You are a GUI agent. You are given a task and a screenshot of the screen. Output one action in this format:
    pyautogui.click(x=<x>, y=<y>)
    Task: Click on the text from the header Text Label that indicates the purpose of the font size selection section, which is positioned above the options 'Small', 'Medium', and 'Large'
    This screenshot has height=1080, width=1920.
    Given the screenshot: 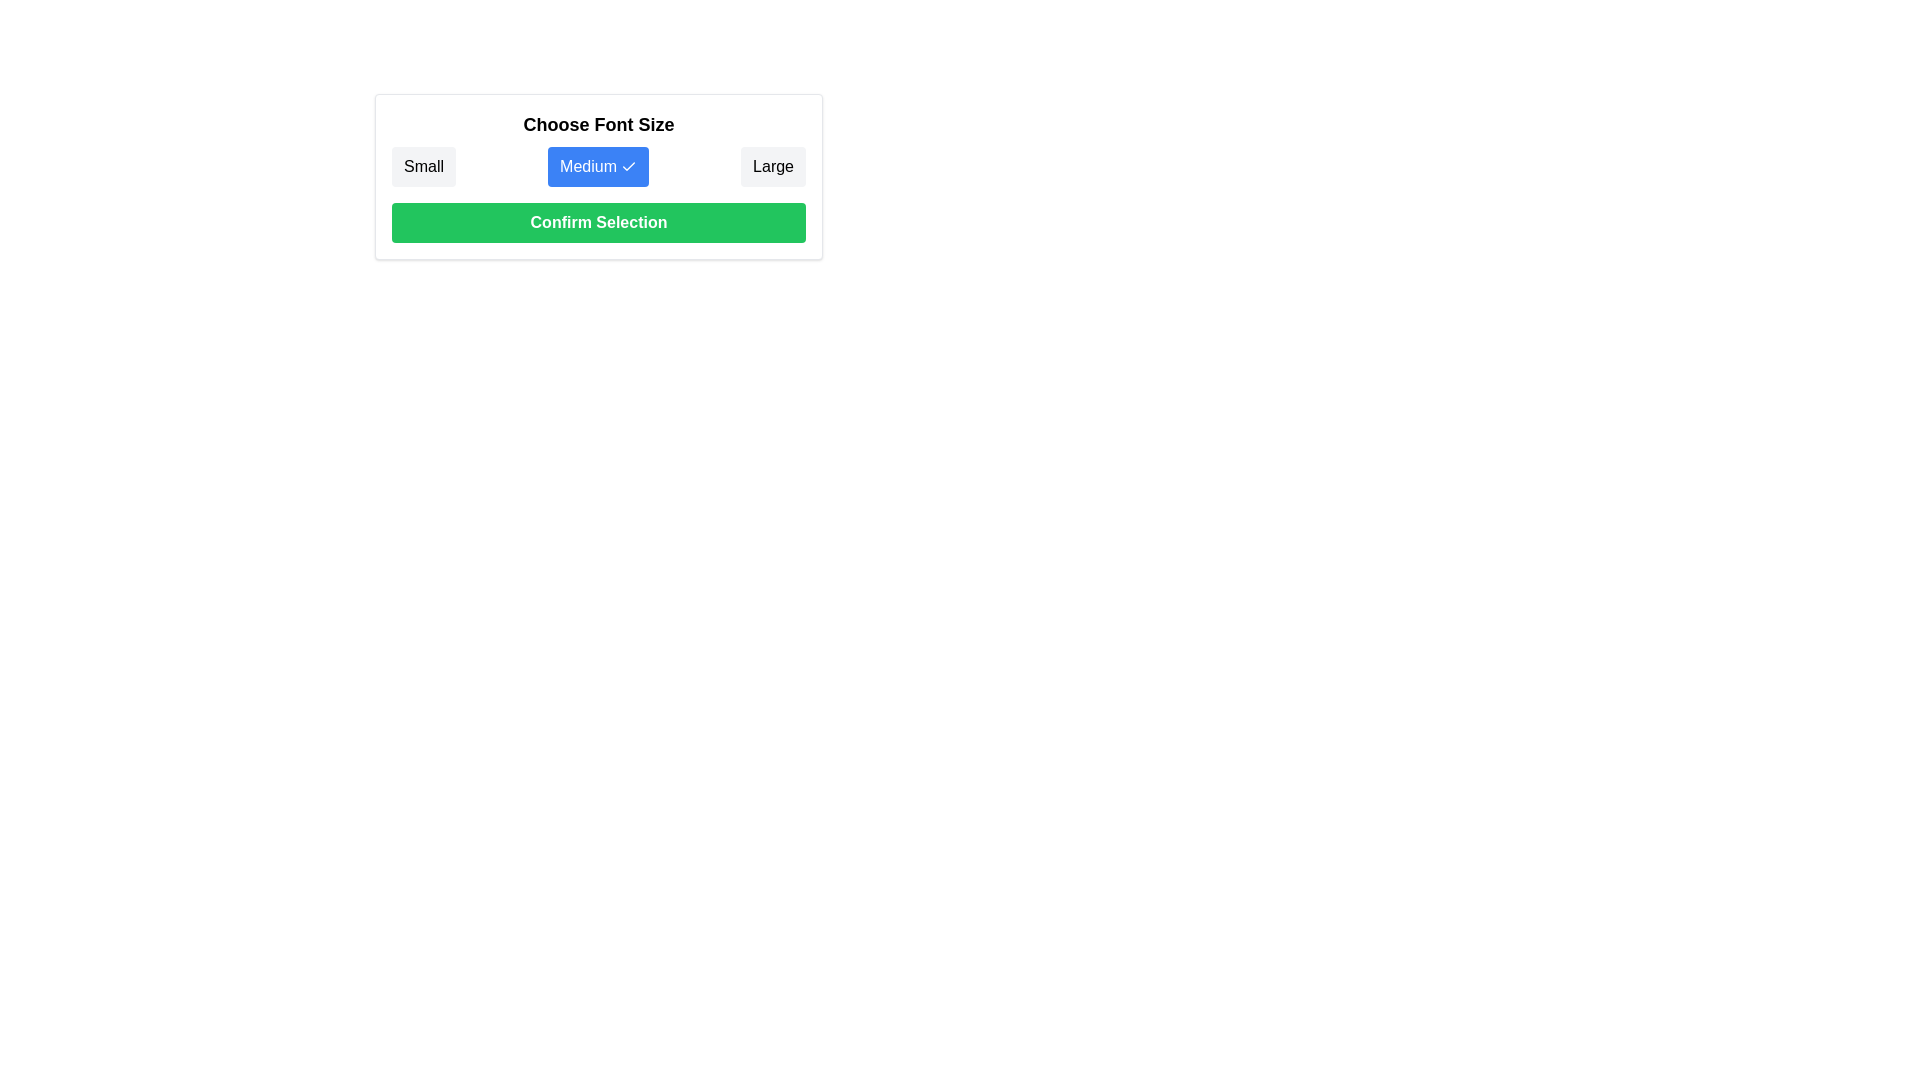 What is the action you would take?
    pyautogui.click(x=598, y=124)
    